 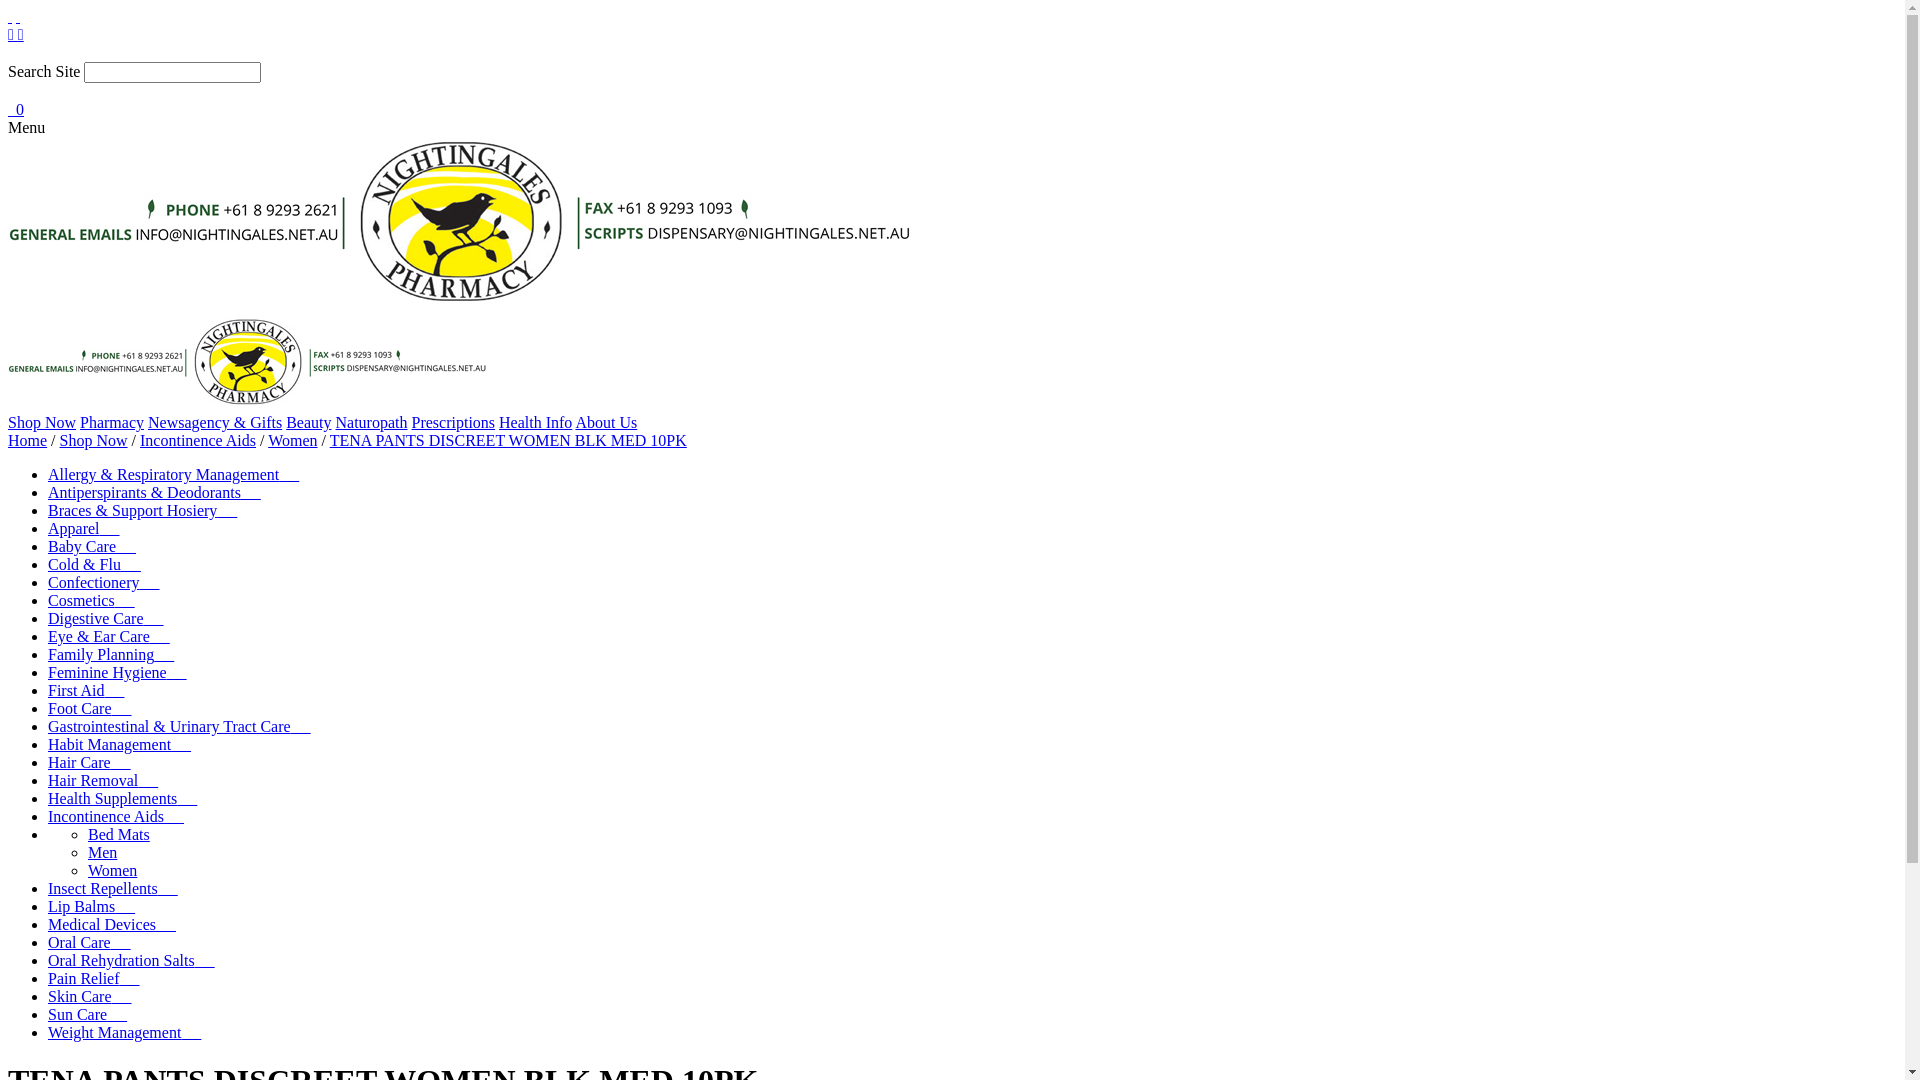 What do you see at coordinates (48, 492) in the screenshot?
I see `'Antiperspirants & Deodorants     '` at bounding box center [48, 492].